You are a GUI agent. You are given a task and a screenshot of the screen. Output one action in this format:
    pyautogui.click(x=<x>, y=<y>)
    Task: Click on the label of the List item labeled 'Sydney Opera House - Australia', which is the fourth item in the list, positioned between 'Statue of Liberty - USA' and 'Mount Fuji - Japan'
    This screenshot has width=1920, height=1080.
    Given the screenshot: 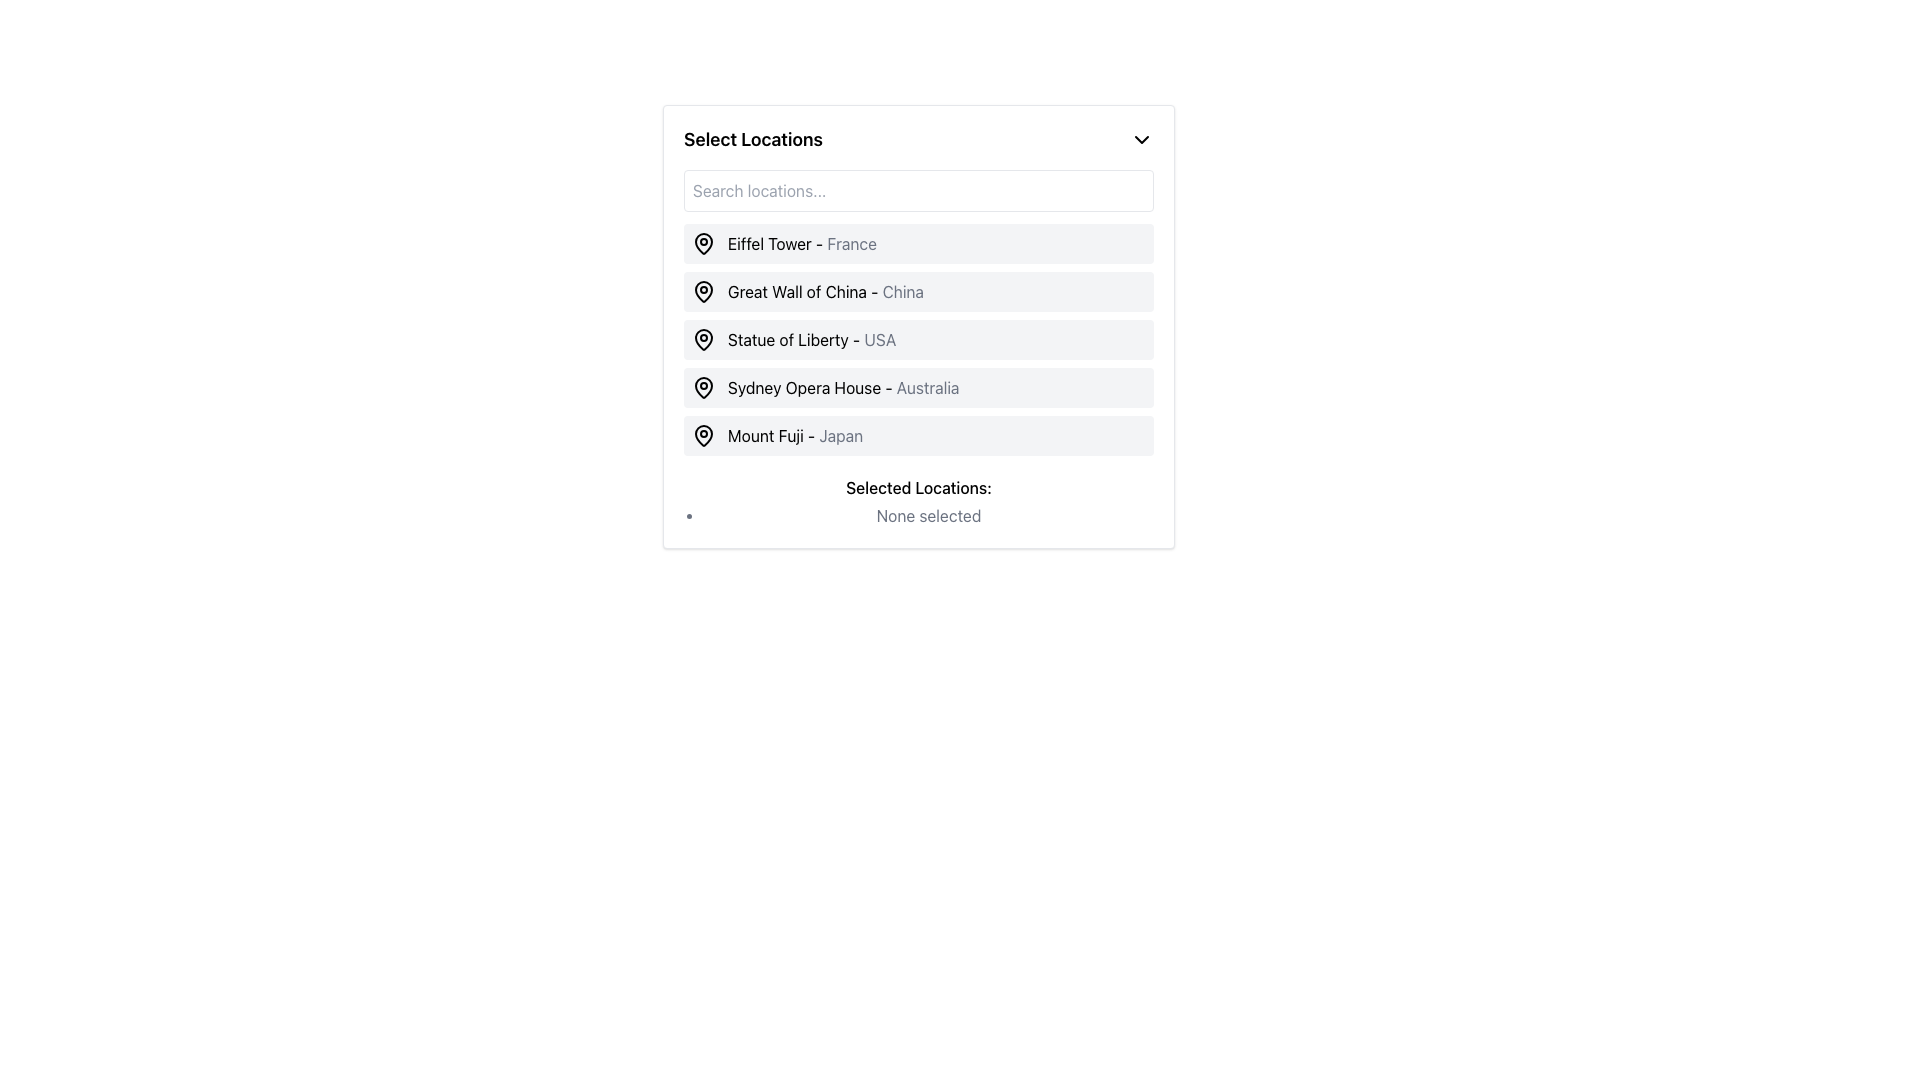 What is the action you would take?
    pyautogui.click(x=917, y=388)
    